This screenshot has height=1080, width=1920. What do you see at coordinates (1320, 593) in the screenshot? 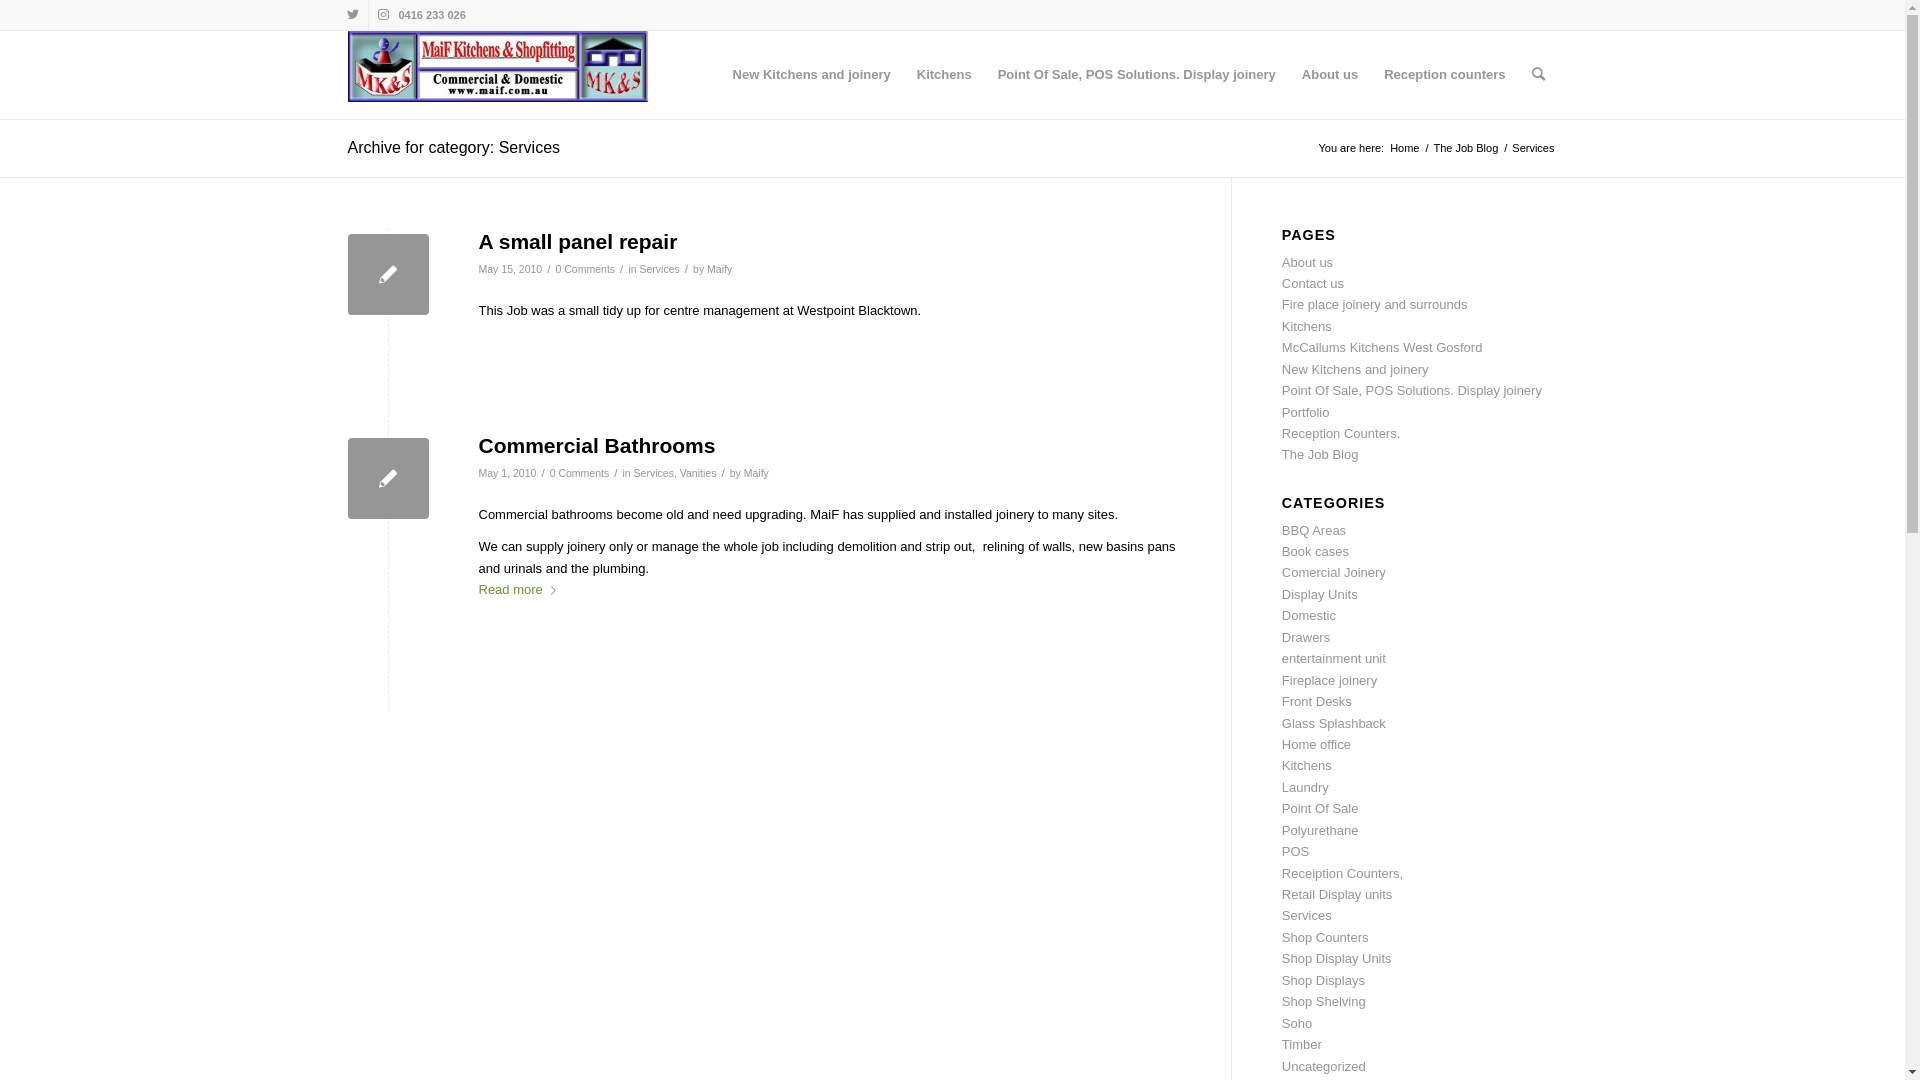
I see `'Display Units'` at bounding box center [1320, 593].